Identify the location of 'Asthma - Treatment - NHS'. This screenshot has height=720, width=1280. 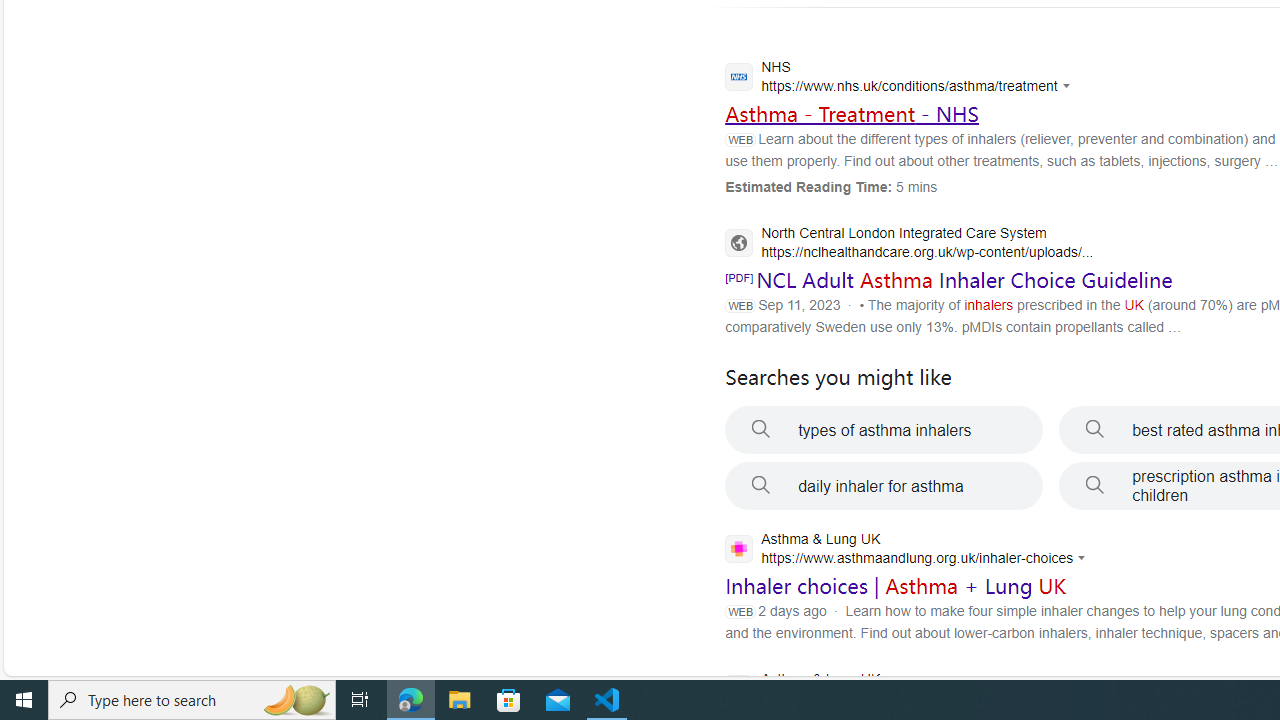
(851, 113).